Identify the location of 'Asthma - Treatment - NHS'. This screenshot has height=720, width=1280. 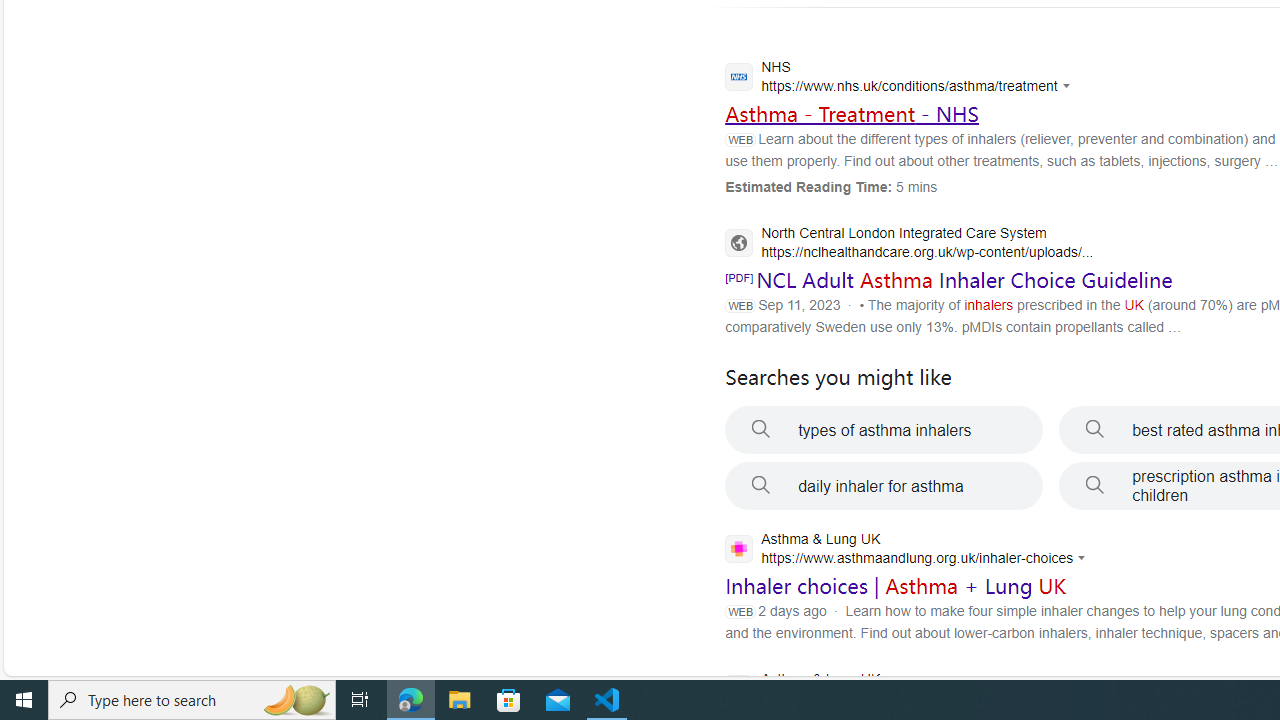
(851, 113).